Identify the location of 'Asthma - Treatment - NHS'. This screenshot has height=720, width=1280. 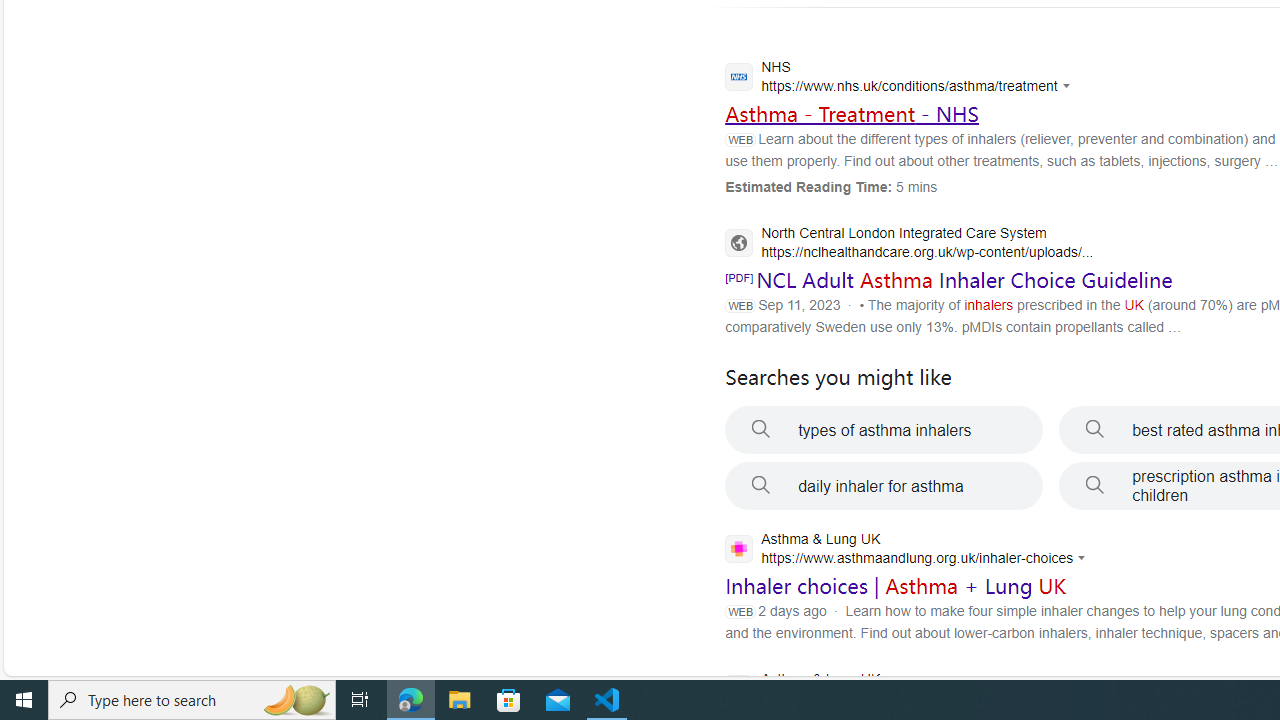
(851, 113).